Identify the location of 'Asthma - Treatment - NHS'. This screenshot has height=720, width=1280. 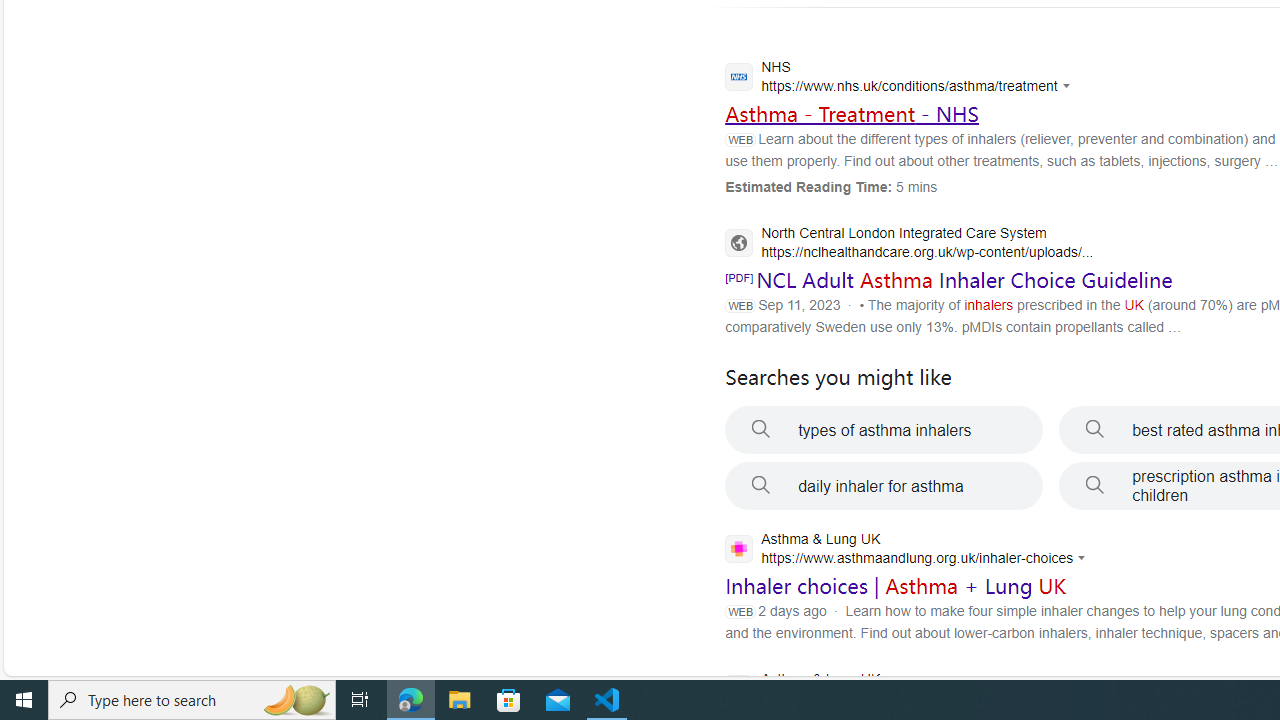
(851, 113).